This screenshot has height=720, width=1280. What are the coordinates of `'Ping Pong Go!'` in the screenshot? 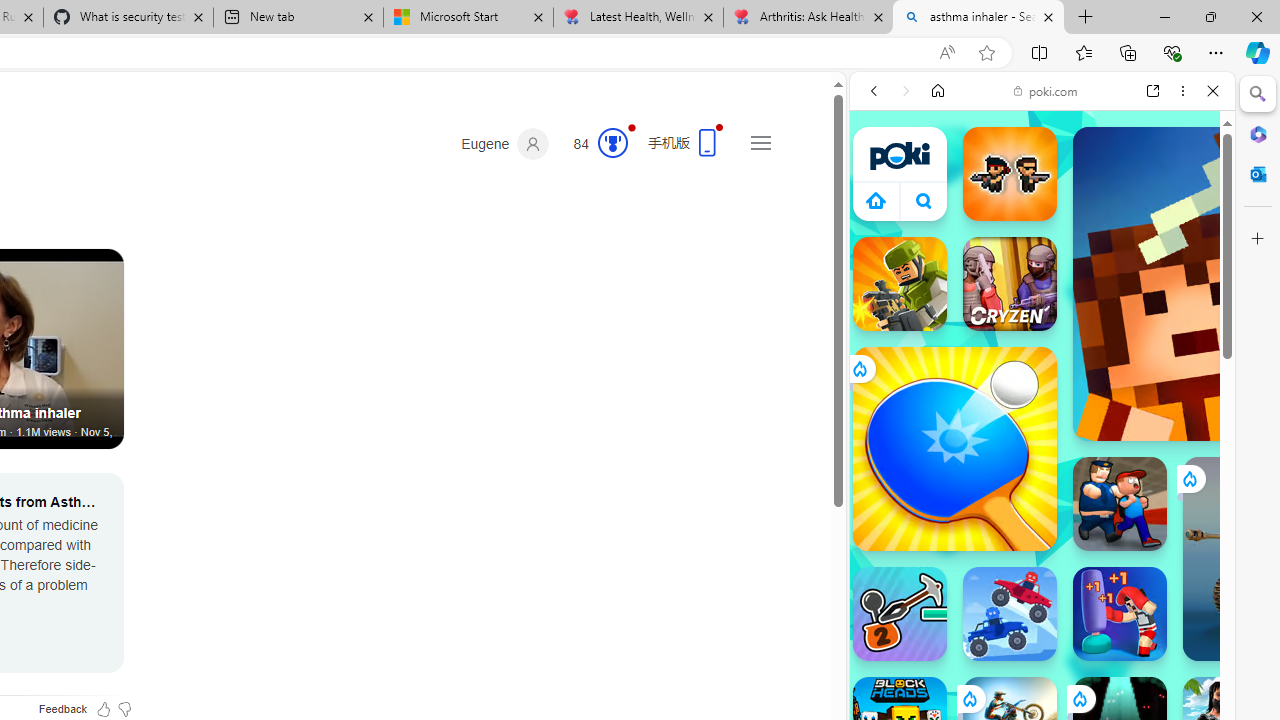 It's located at (953, 447).